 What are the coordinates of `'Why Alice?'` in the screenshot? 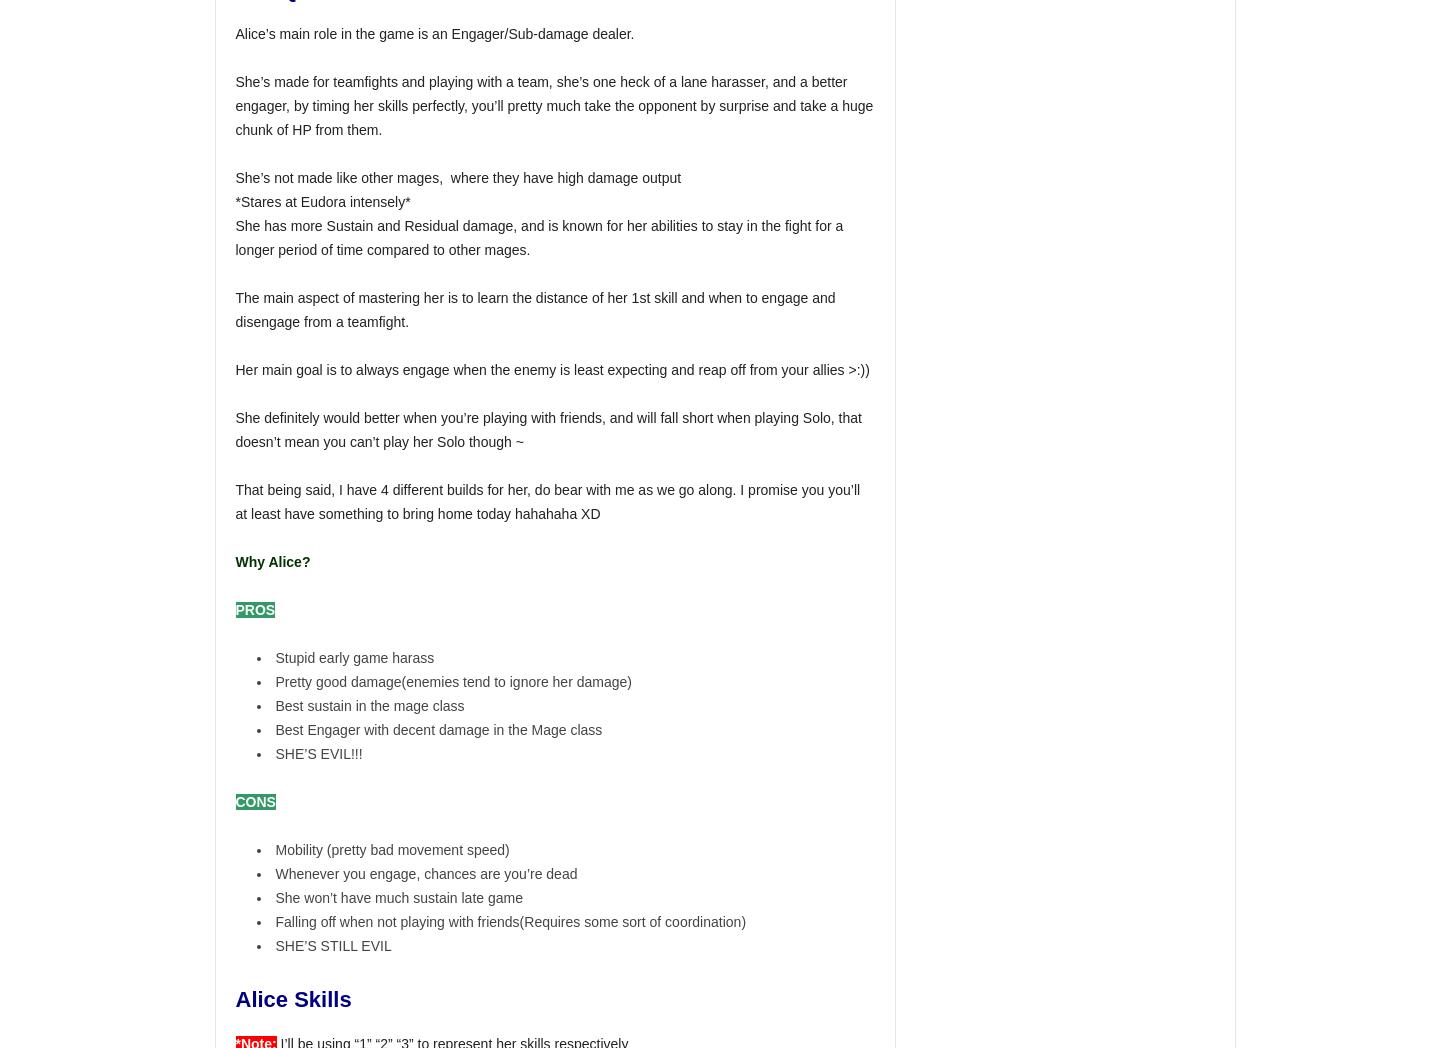 It's located at (272, 561).